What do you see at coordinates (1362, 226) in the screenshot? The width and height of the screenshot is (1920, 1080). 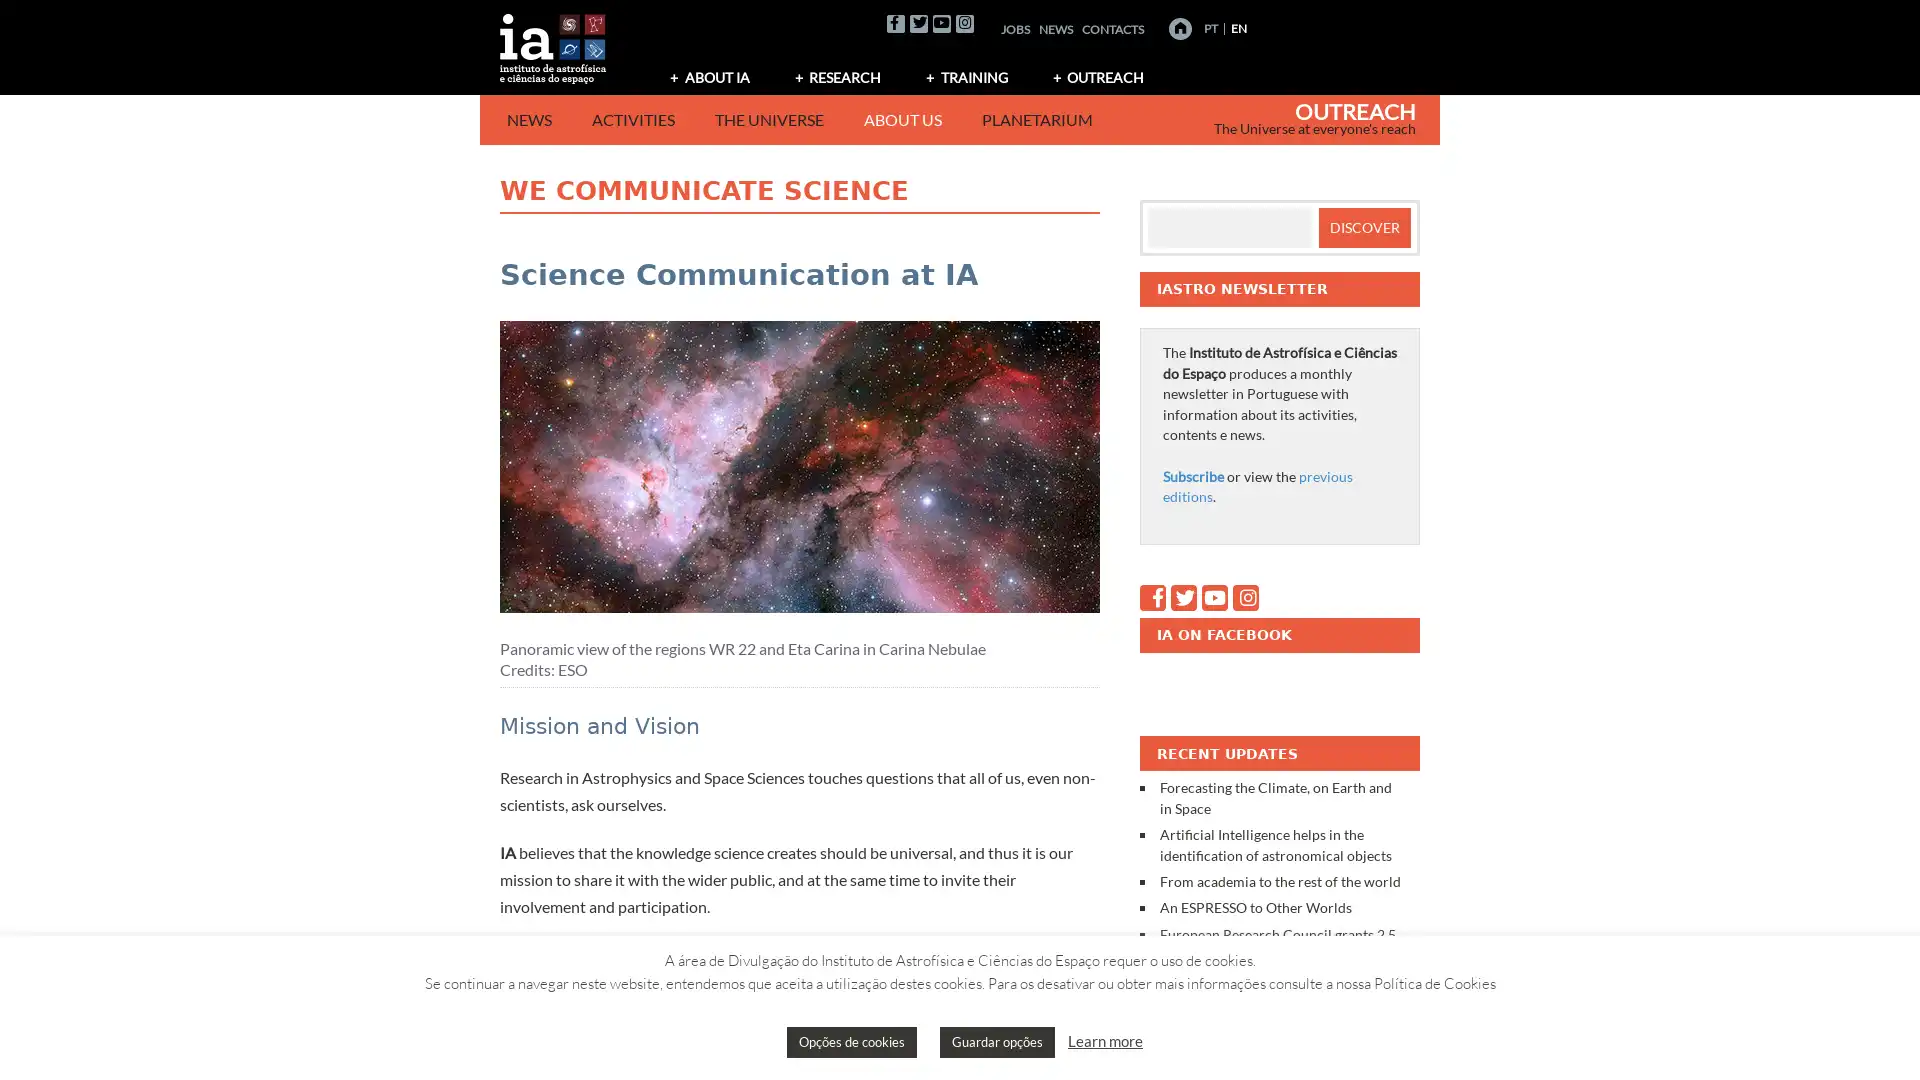 I see `Discover` at bounding box center [1362, 226].